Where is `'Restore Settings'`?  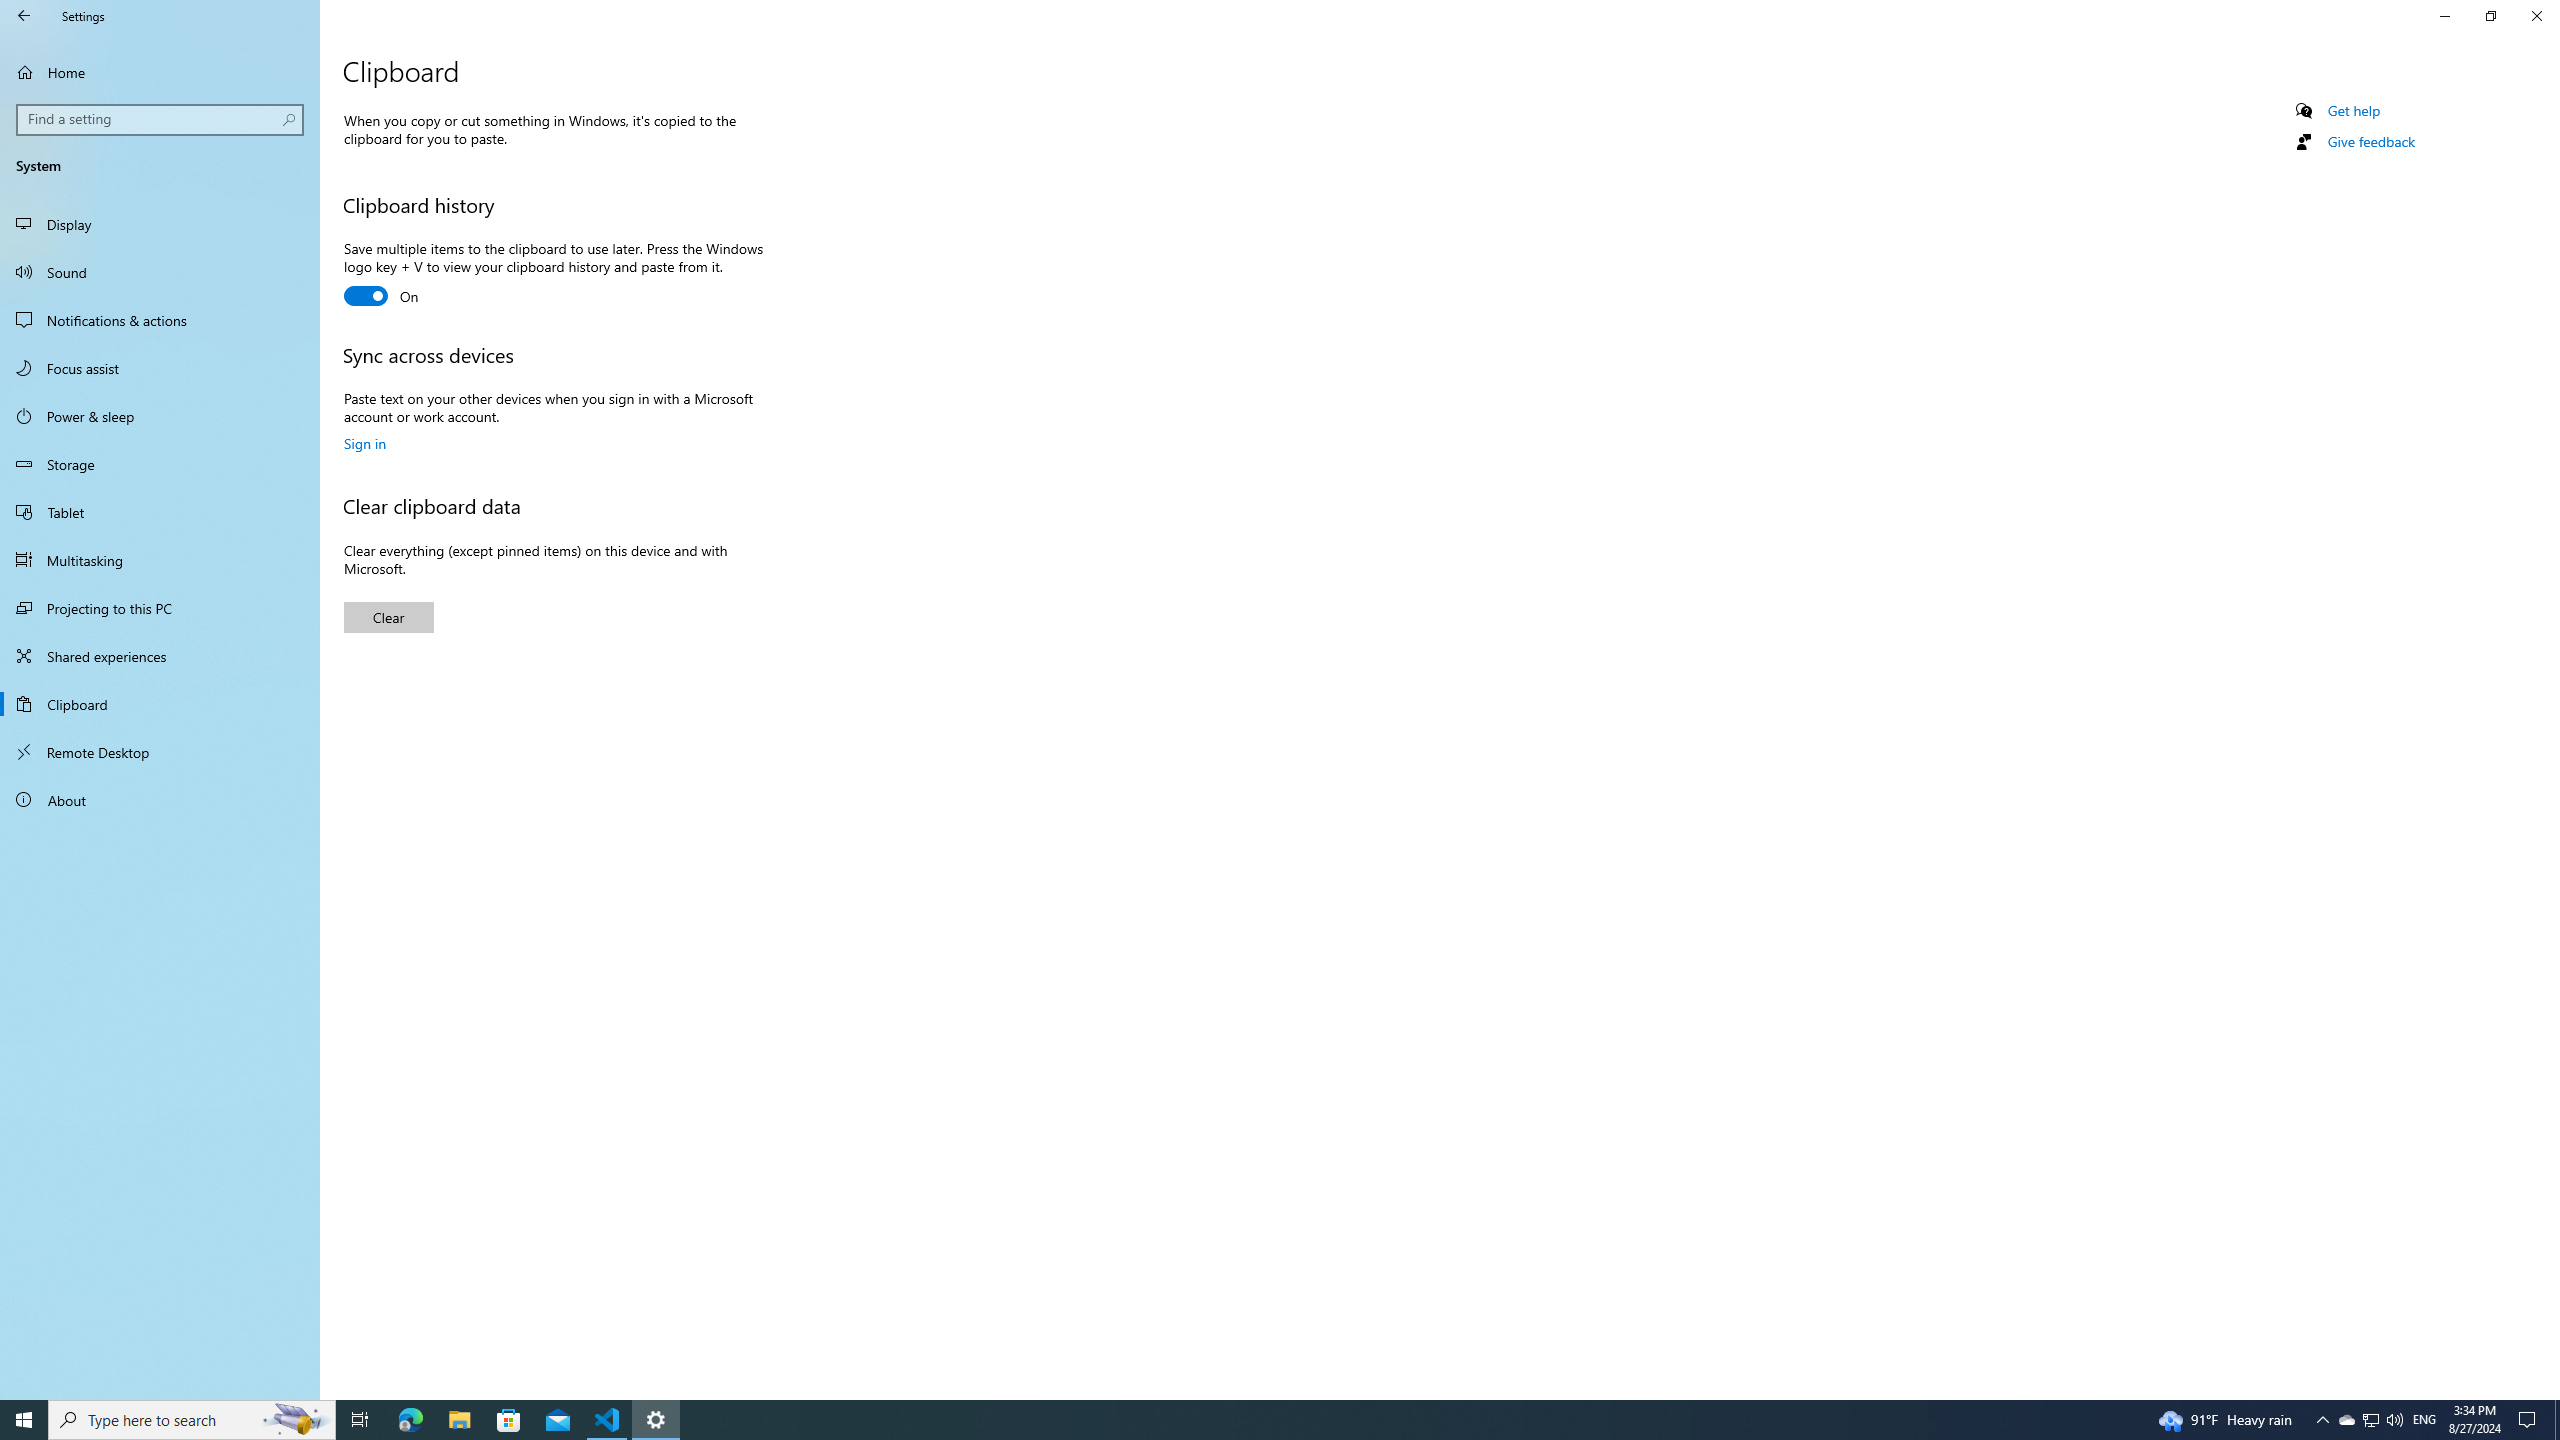 'Restore Settings' is located at coordinates (2490, 15).